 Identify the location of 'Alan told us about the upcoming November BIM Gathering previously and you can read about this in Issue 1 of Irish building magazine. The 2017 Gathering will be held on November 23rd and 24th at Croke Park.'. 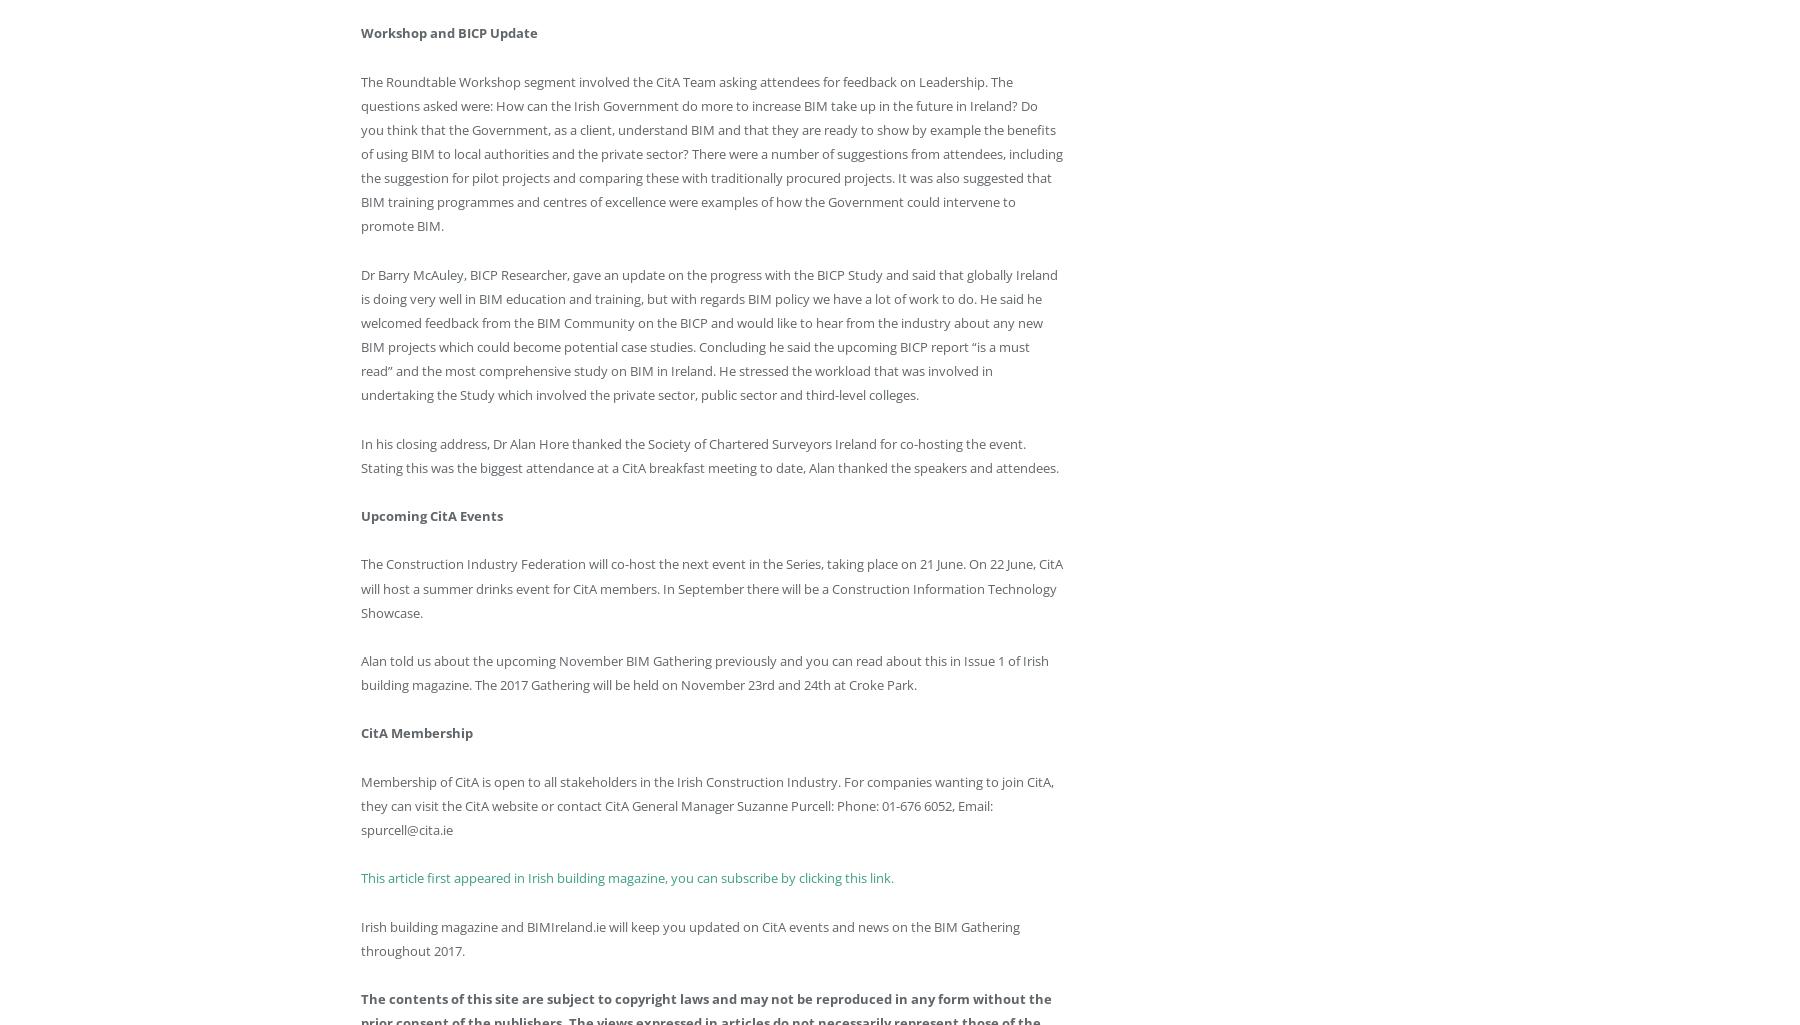
(361, 672).